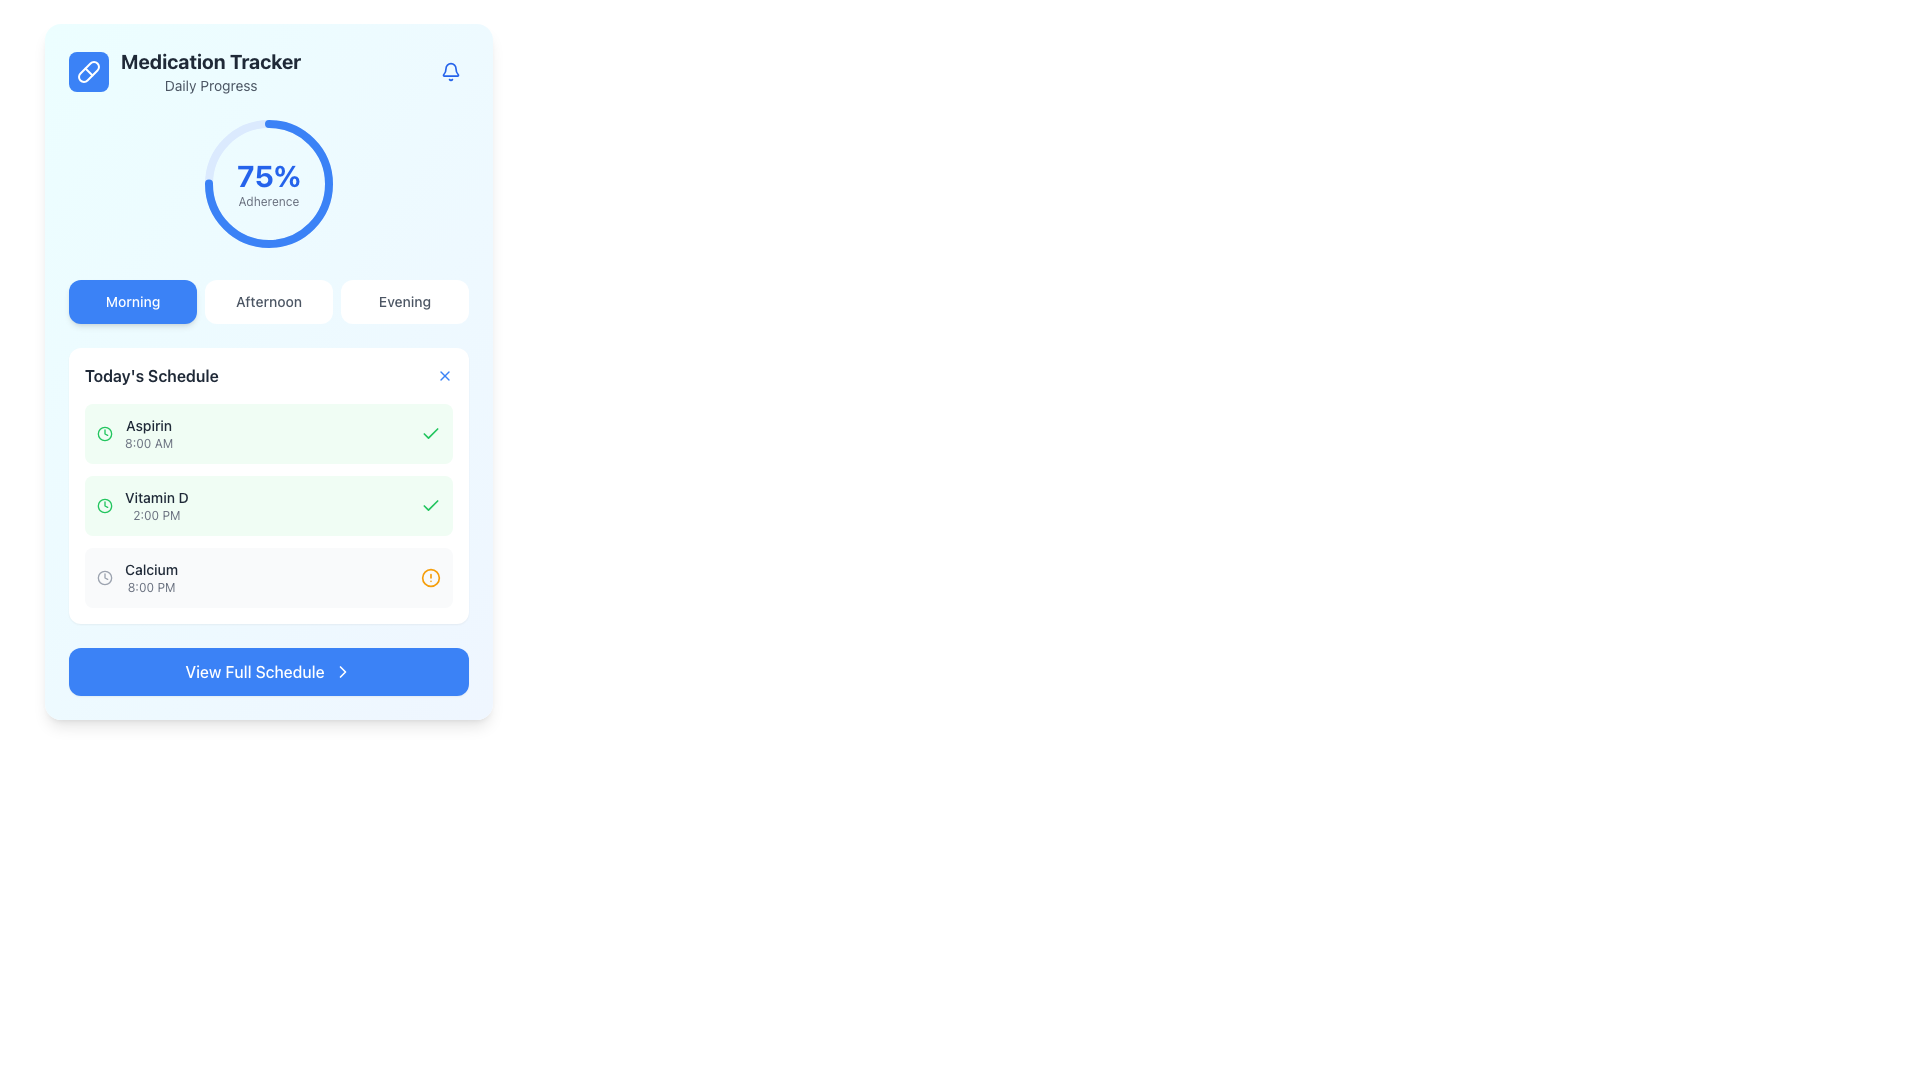 The image size is (1920, 1080). I want to click on the static information display element showing 'Calcium' and '8:00 PM', located in the 'Today's Schedule' section, so click(136, 578).